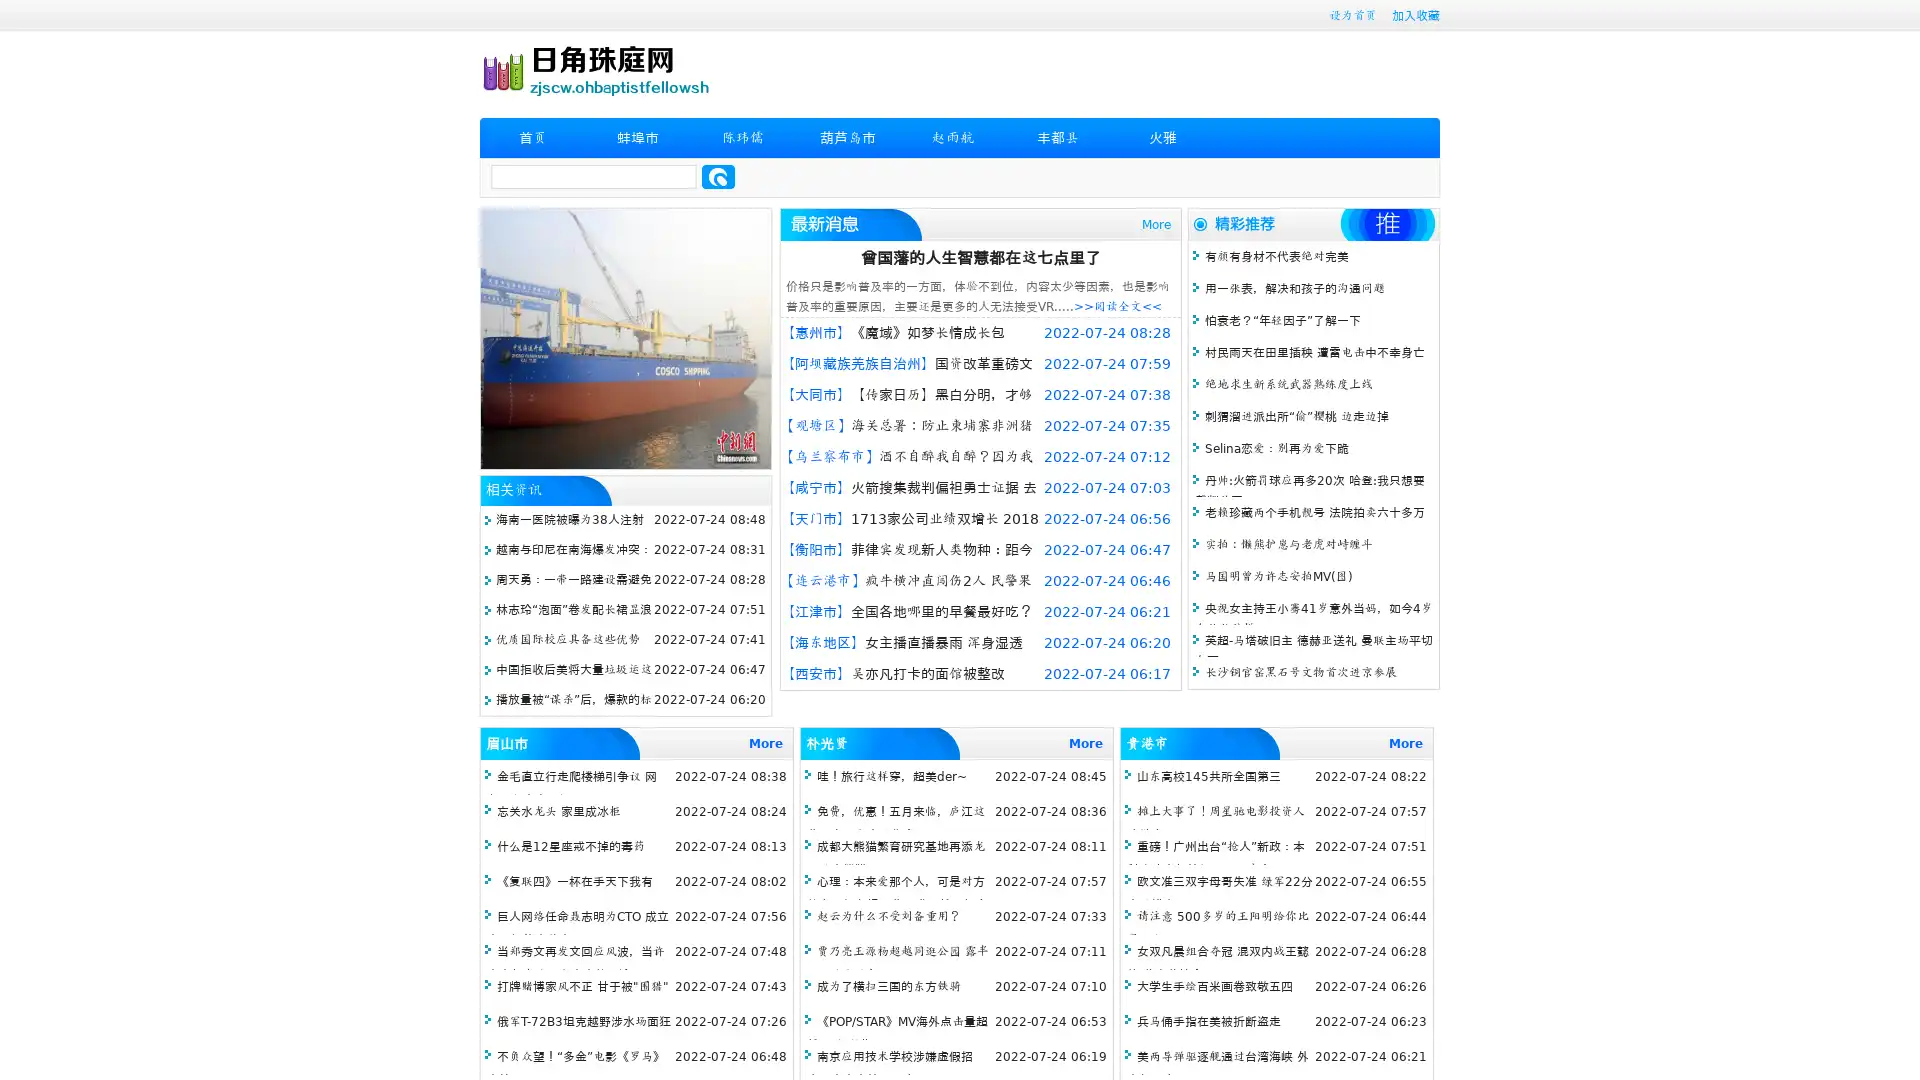  I want to click on Search, so click(718, 176).